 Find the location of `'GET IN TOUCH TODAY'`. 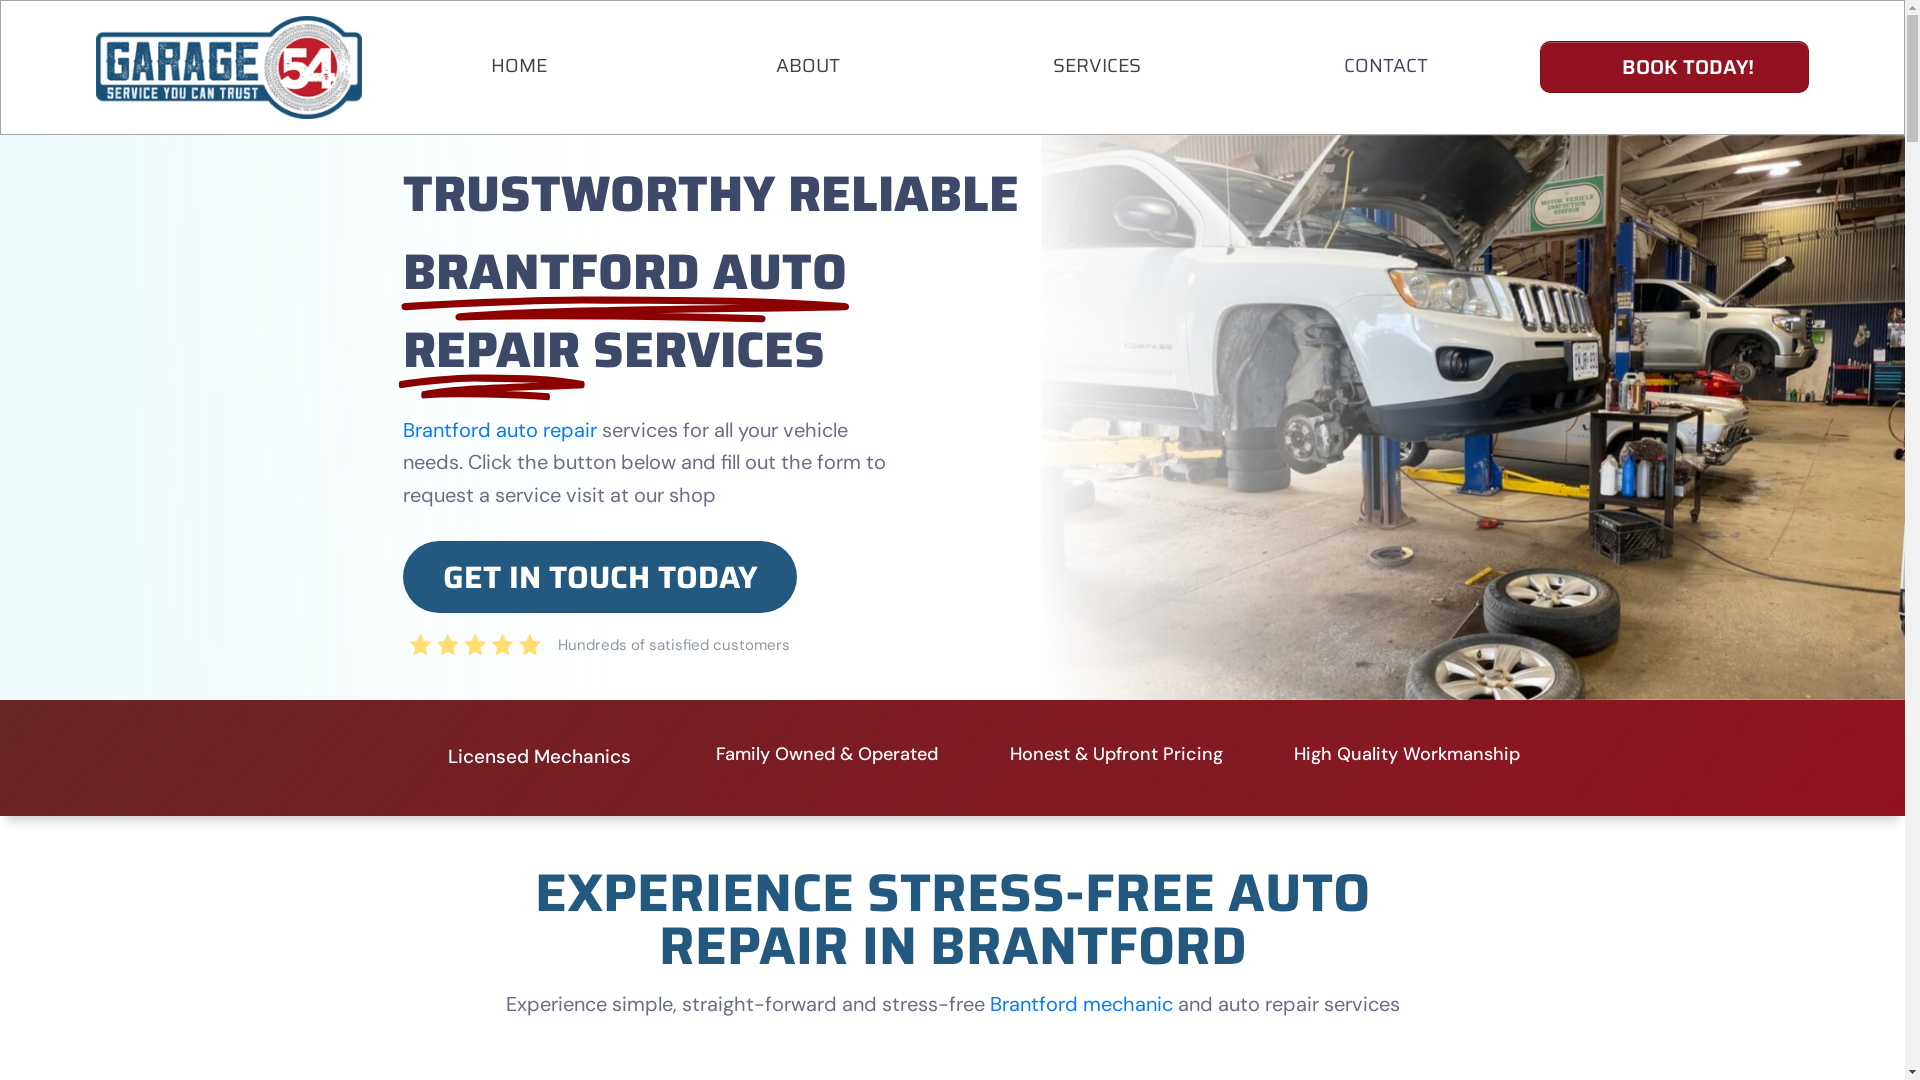

'GET IN TOUCH TODAY' is located at coordinates (599, 577).